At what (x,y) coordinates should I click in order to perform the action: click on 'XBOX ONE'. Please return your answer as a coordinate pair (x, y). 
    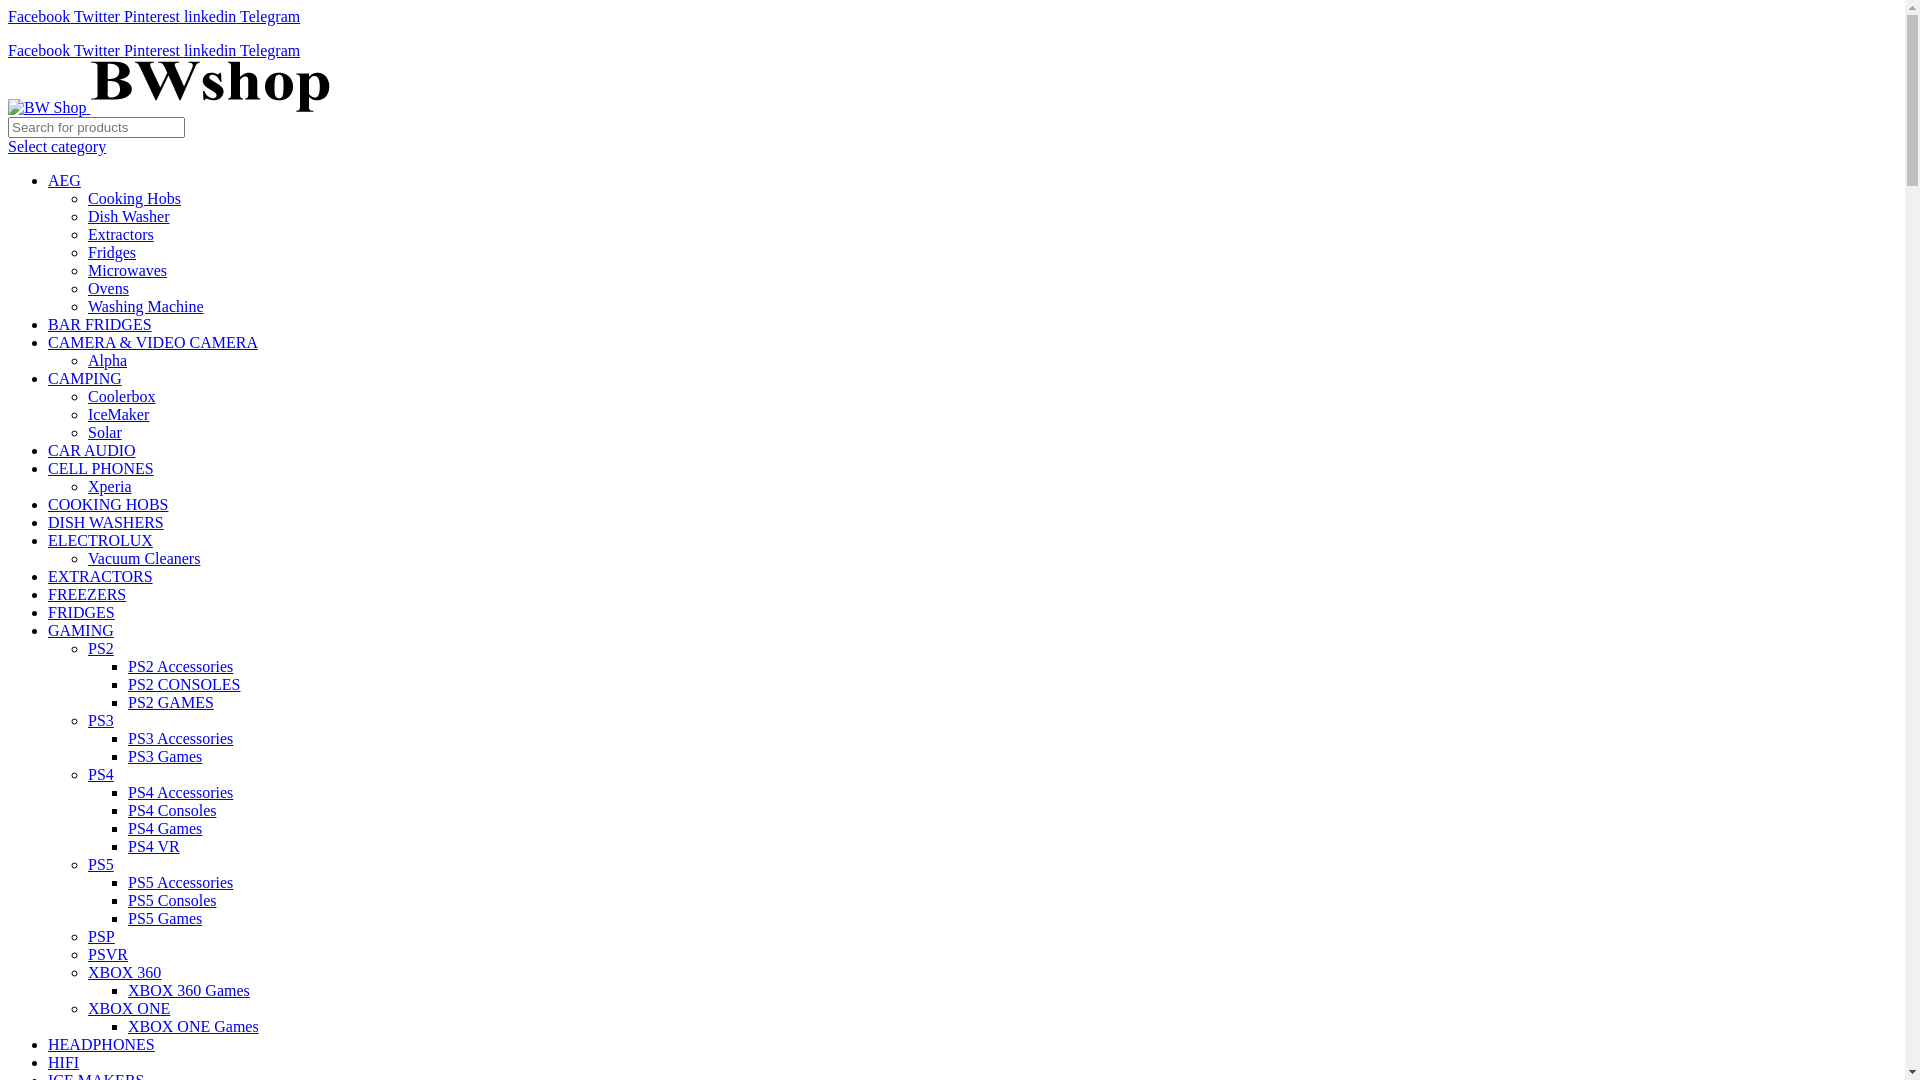
    Looking at the image, I should click on (128, 1008).